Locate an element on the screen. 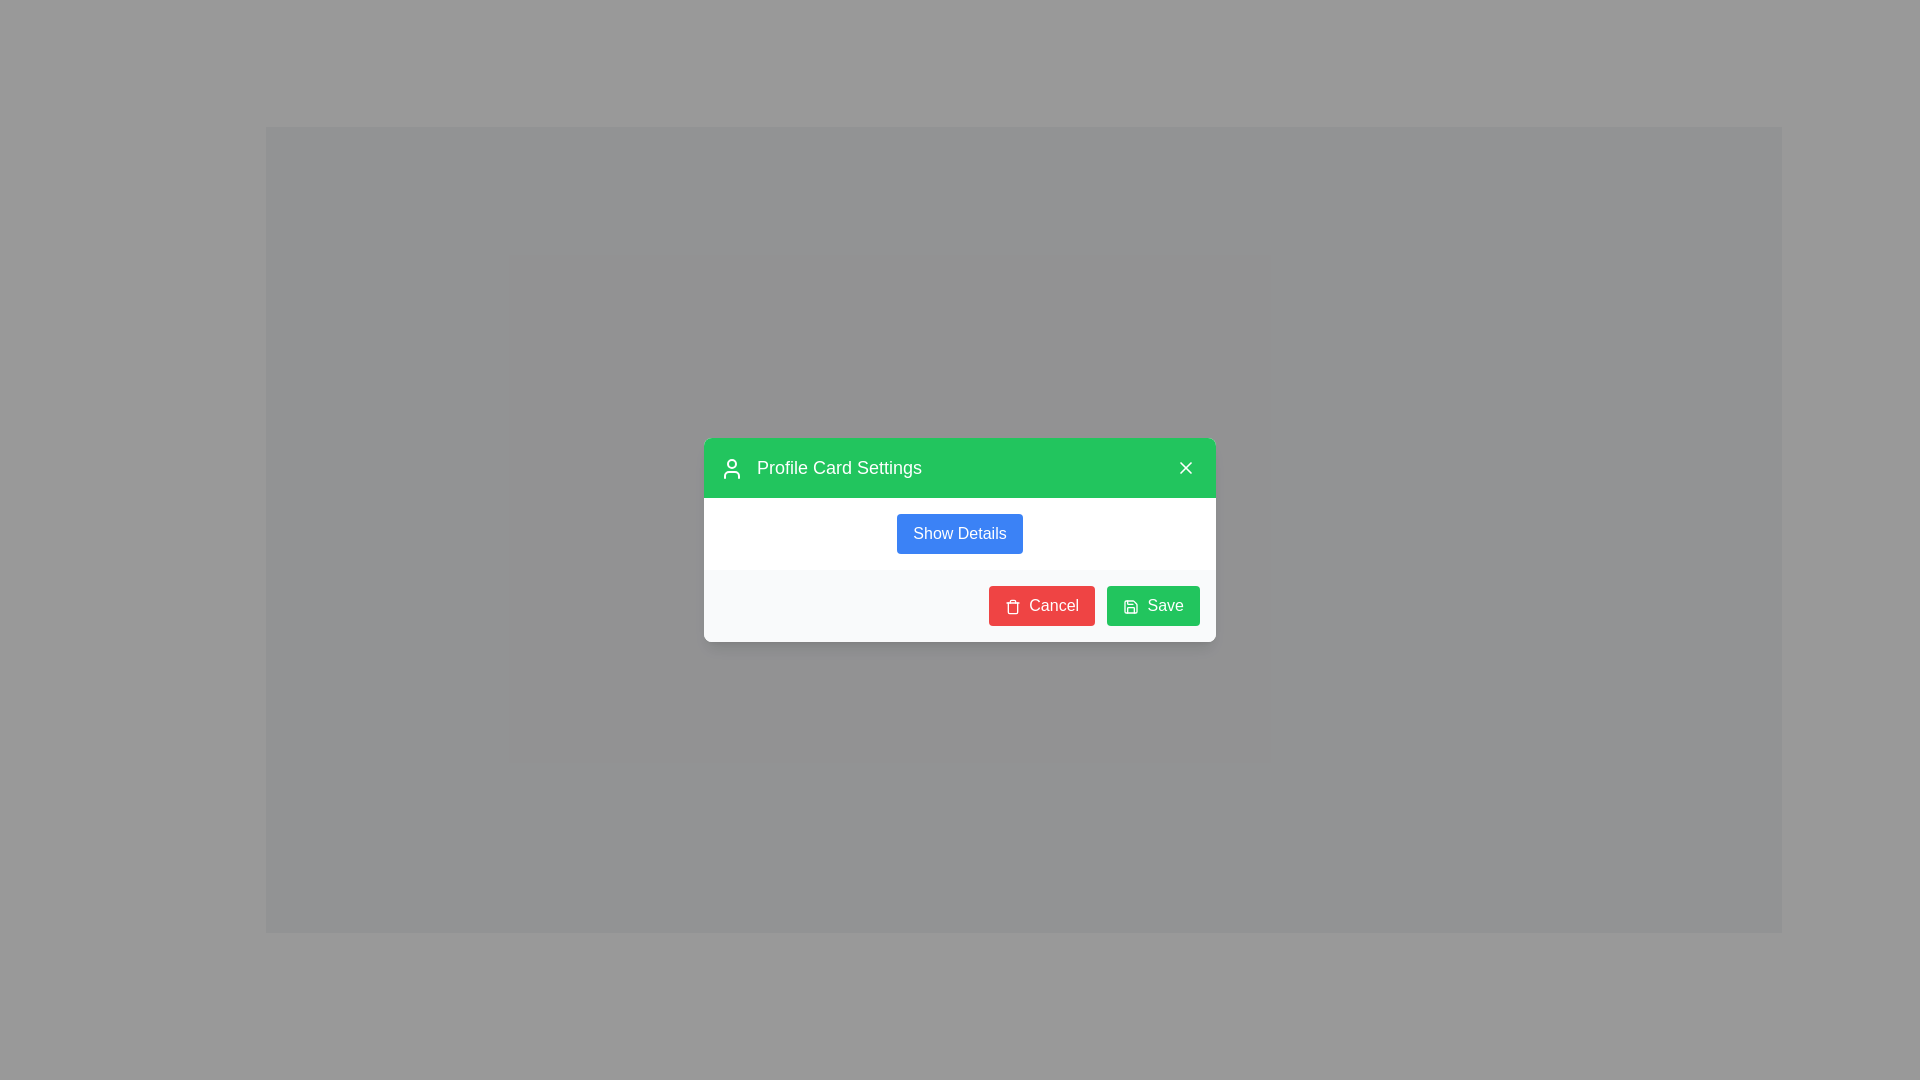  the diagonal cross-shaped icon in the green header section of the 'Profile Card Settings' dialog box is located at coordinates (1185, 467).